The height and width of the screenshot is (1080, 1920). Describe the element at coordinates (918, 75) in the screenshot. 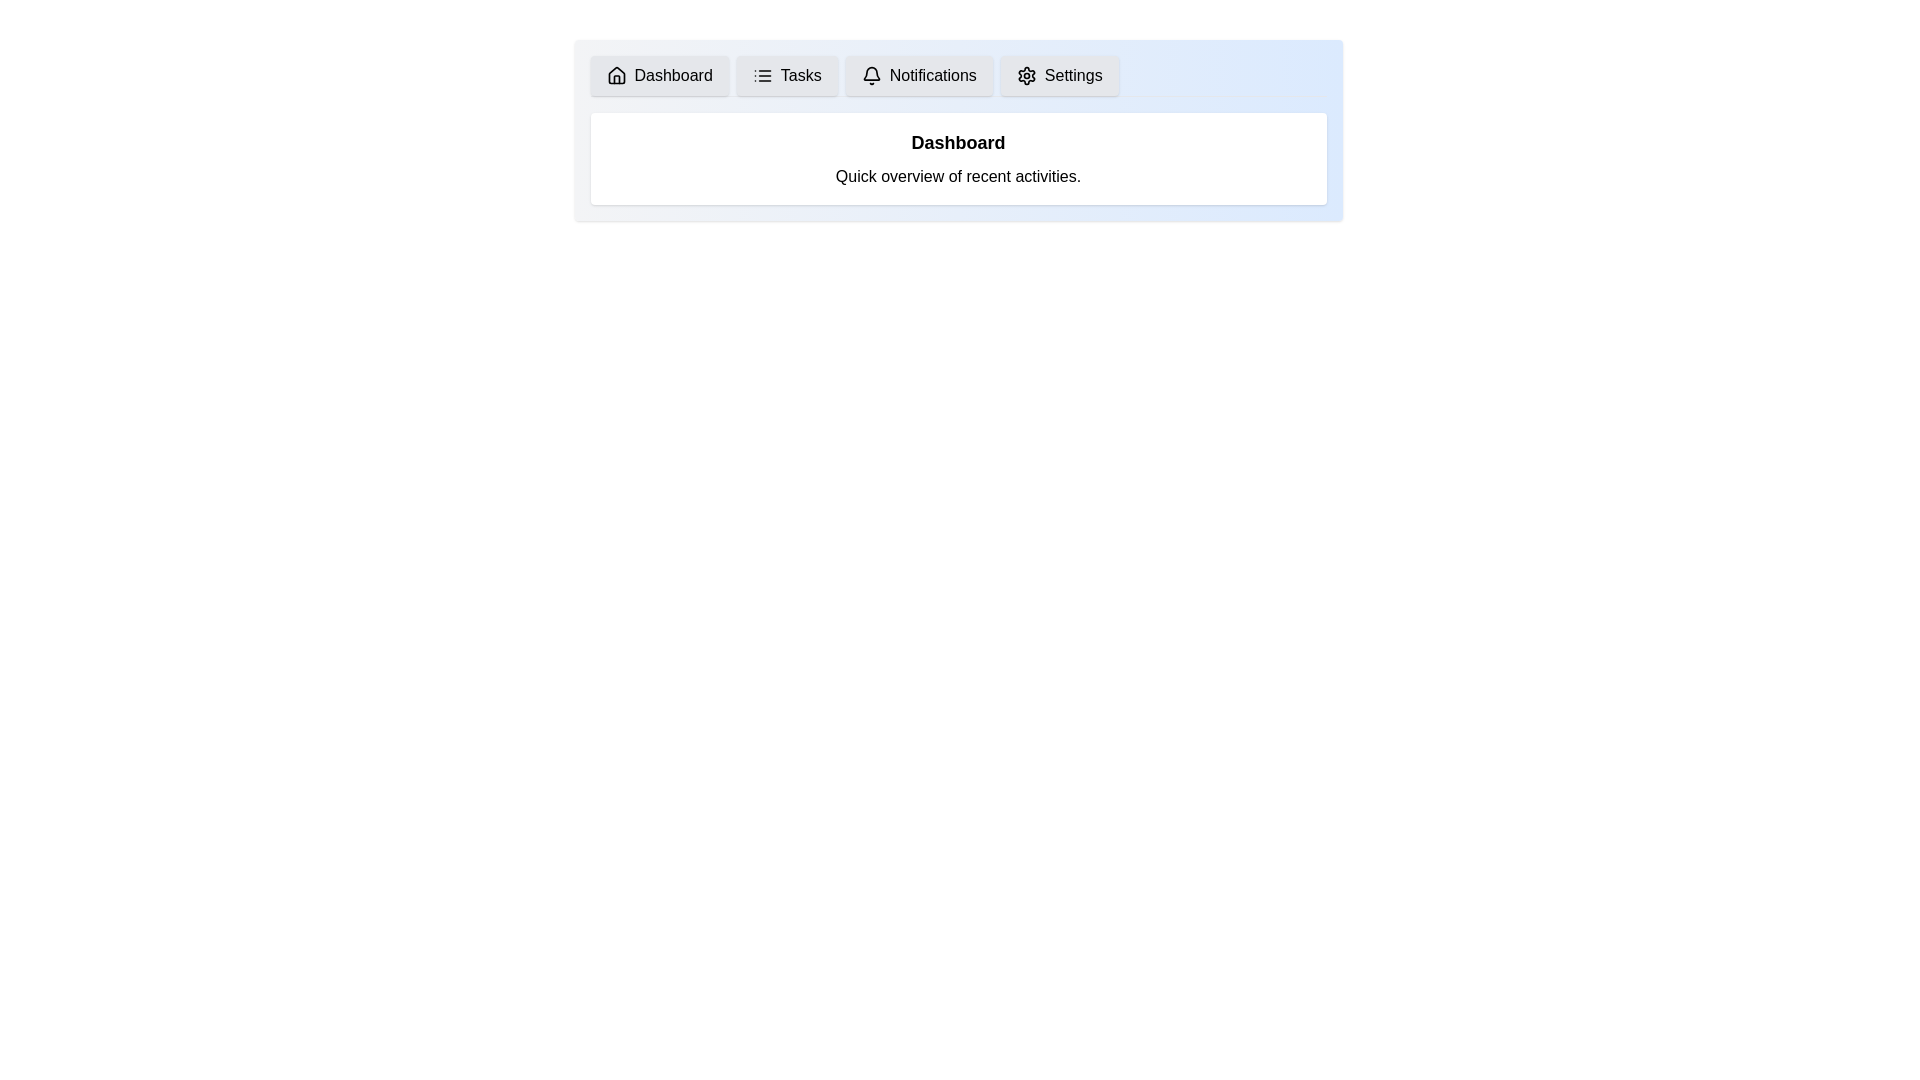

I see `the tab labeled Notifications to view its content` at that location.